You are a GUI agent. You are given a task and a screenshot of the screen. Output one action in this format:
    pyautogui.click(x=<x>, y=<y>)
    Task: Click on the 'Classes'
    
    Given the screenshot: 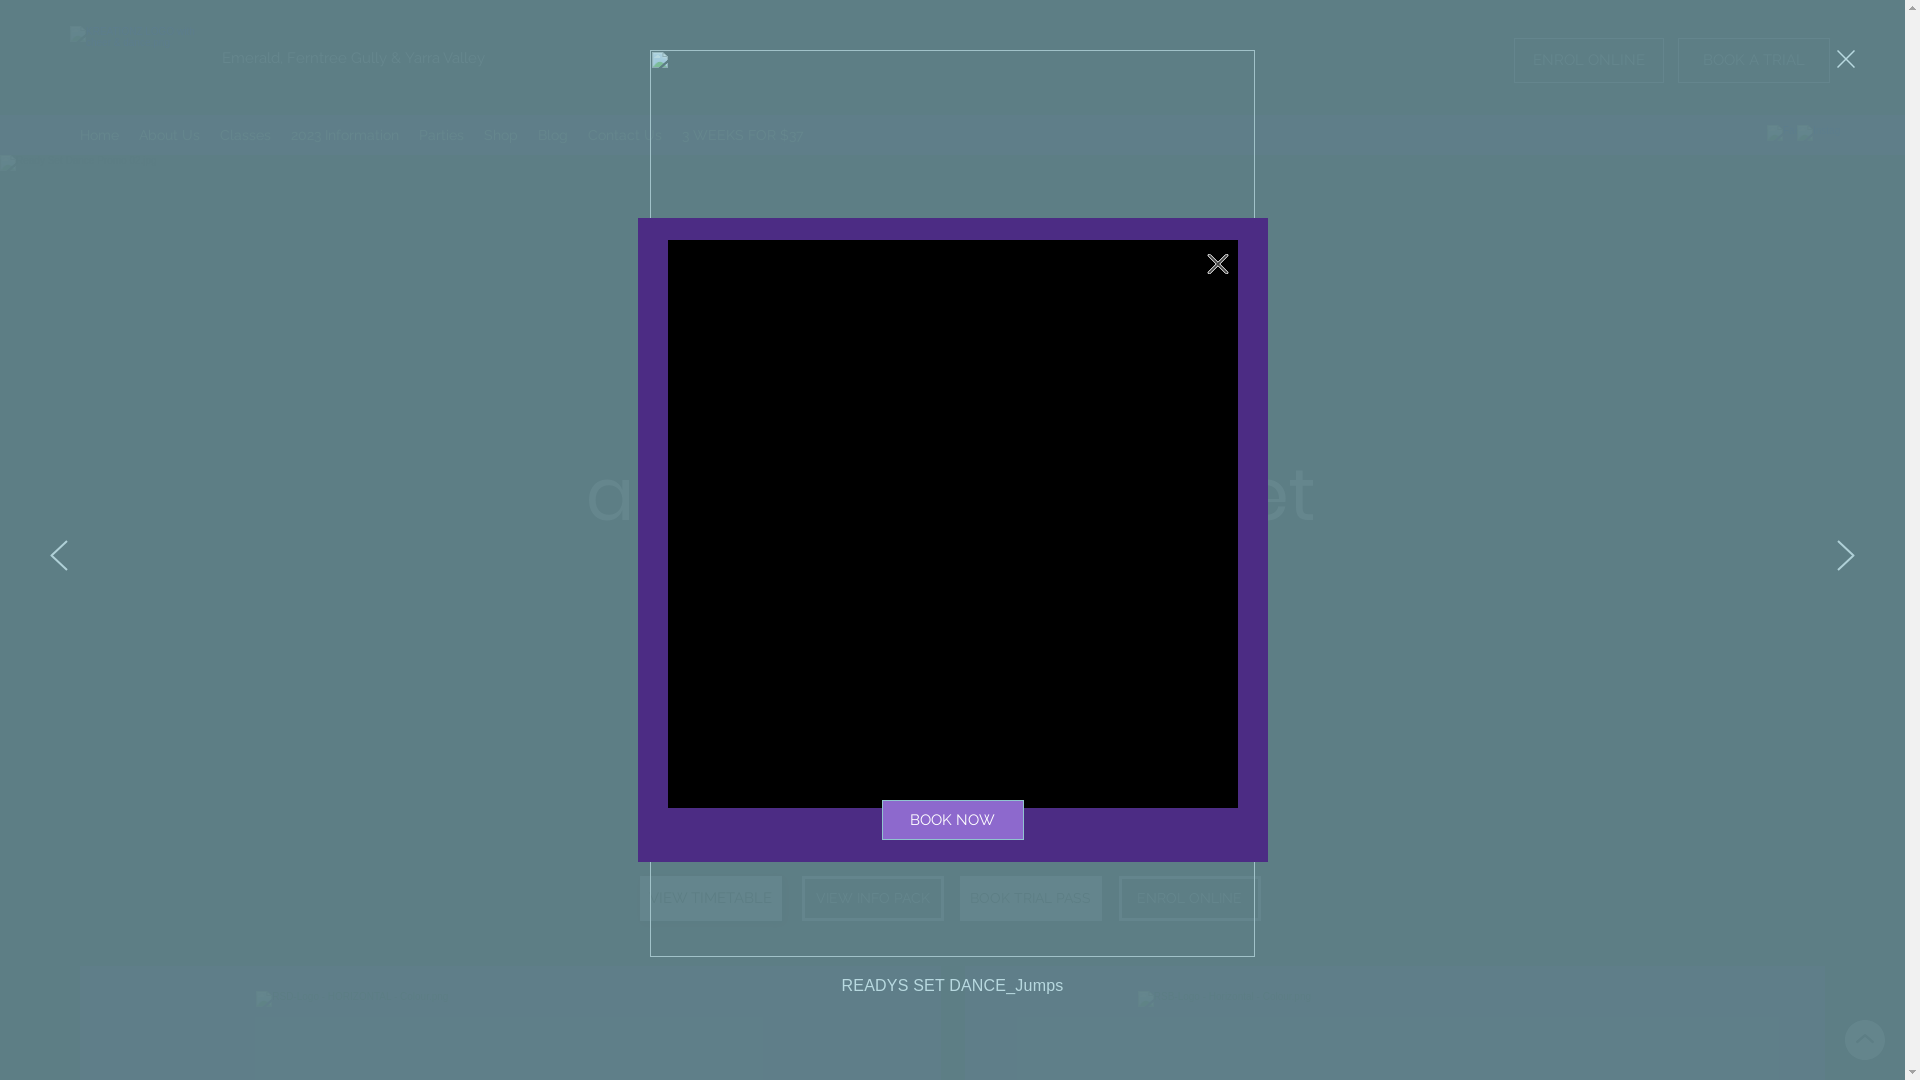 What is the action you would take?
    pyautogui.click(x=244, y=135)
    